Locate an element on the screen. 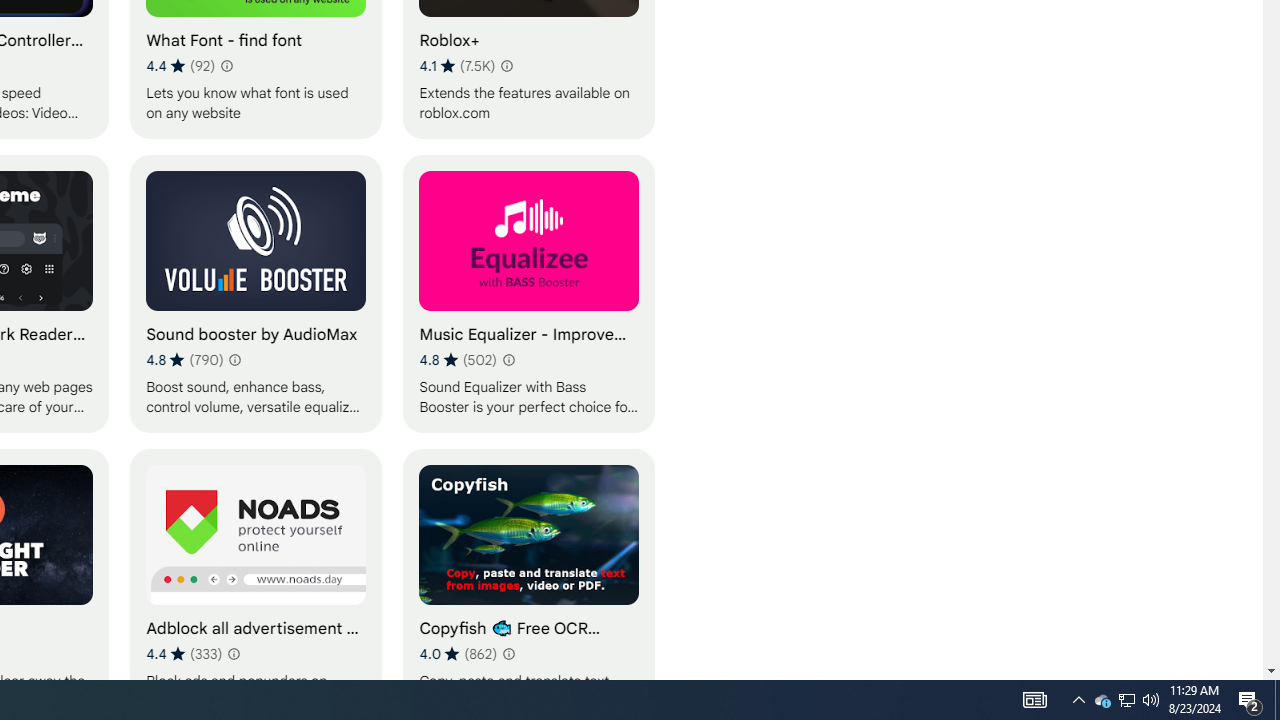 This screenshot has height=720, width=1280. 'Music Equalizer - Improve Sound for everyone' is located at coordinates (529, 293).